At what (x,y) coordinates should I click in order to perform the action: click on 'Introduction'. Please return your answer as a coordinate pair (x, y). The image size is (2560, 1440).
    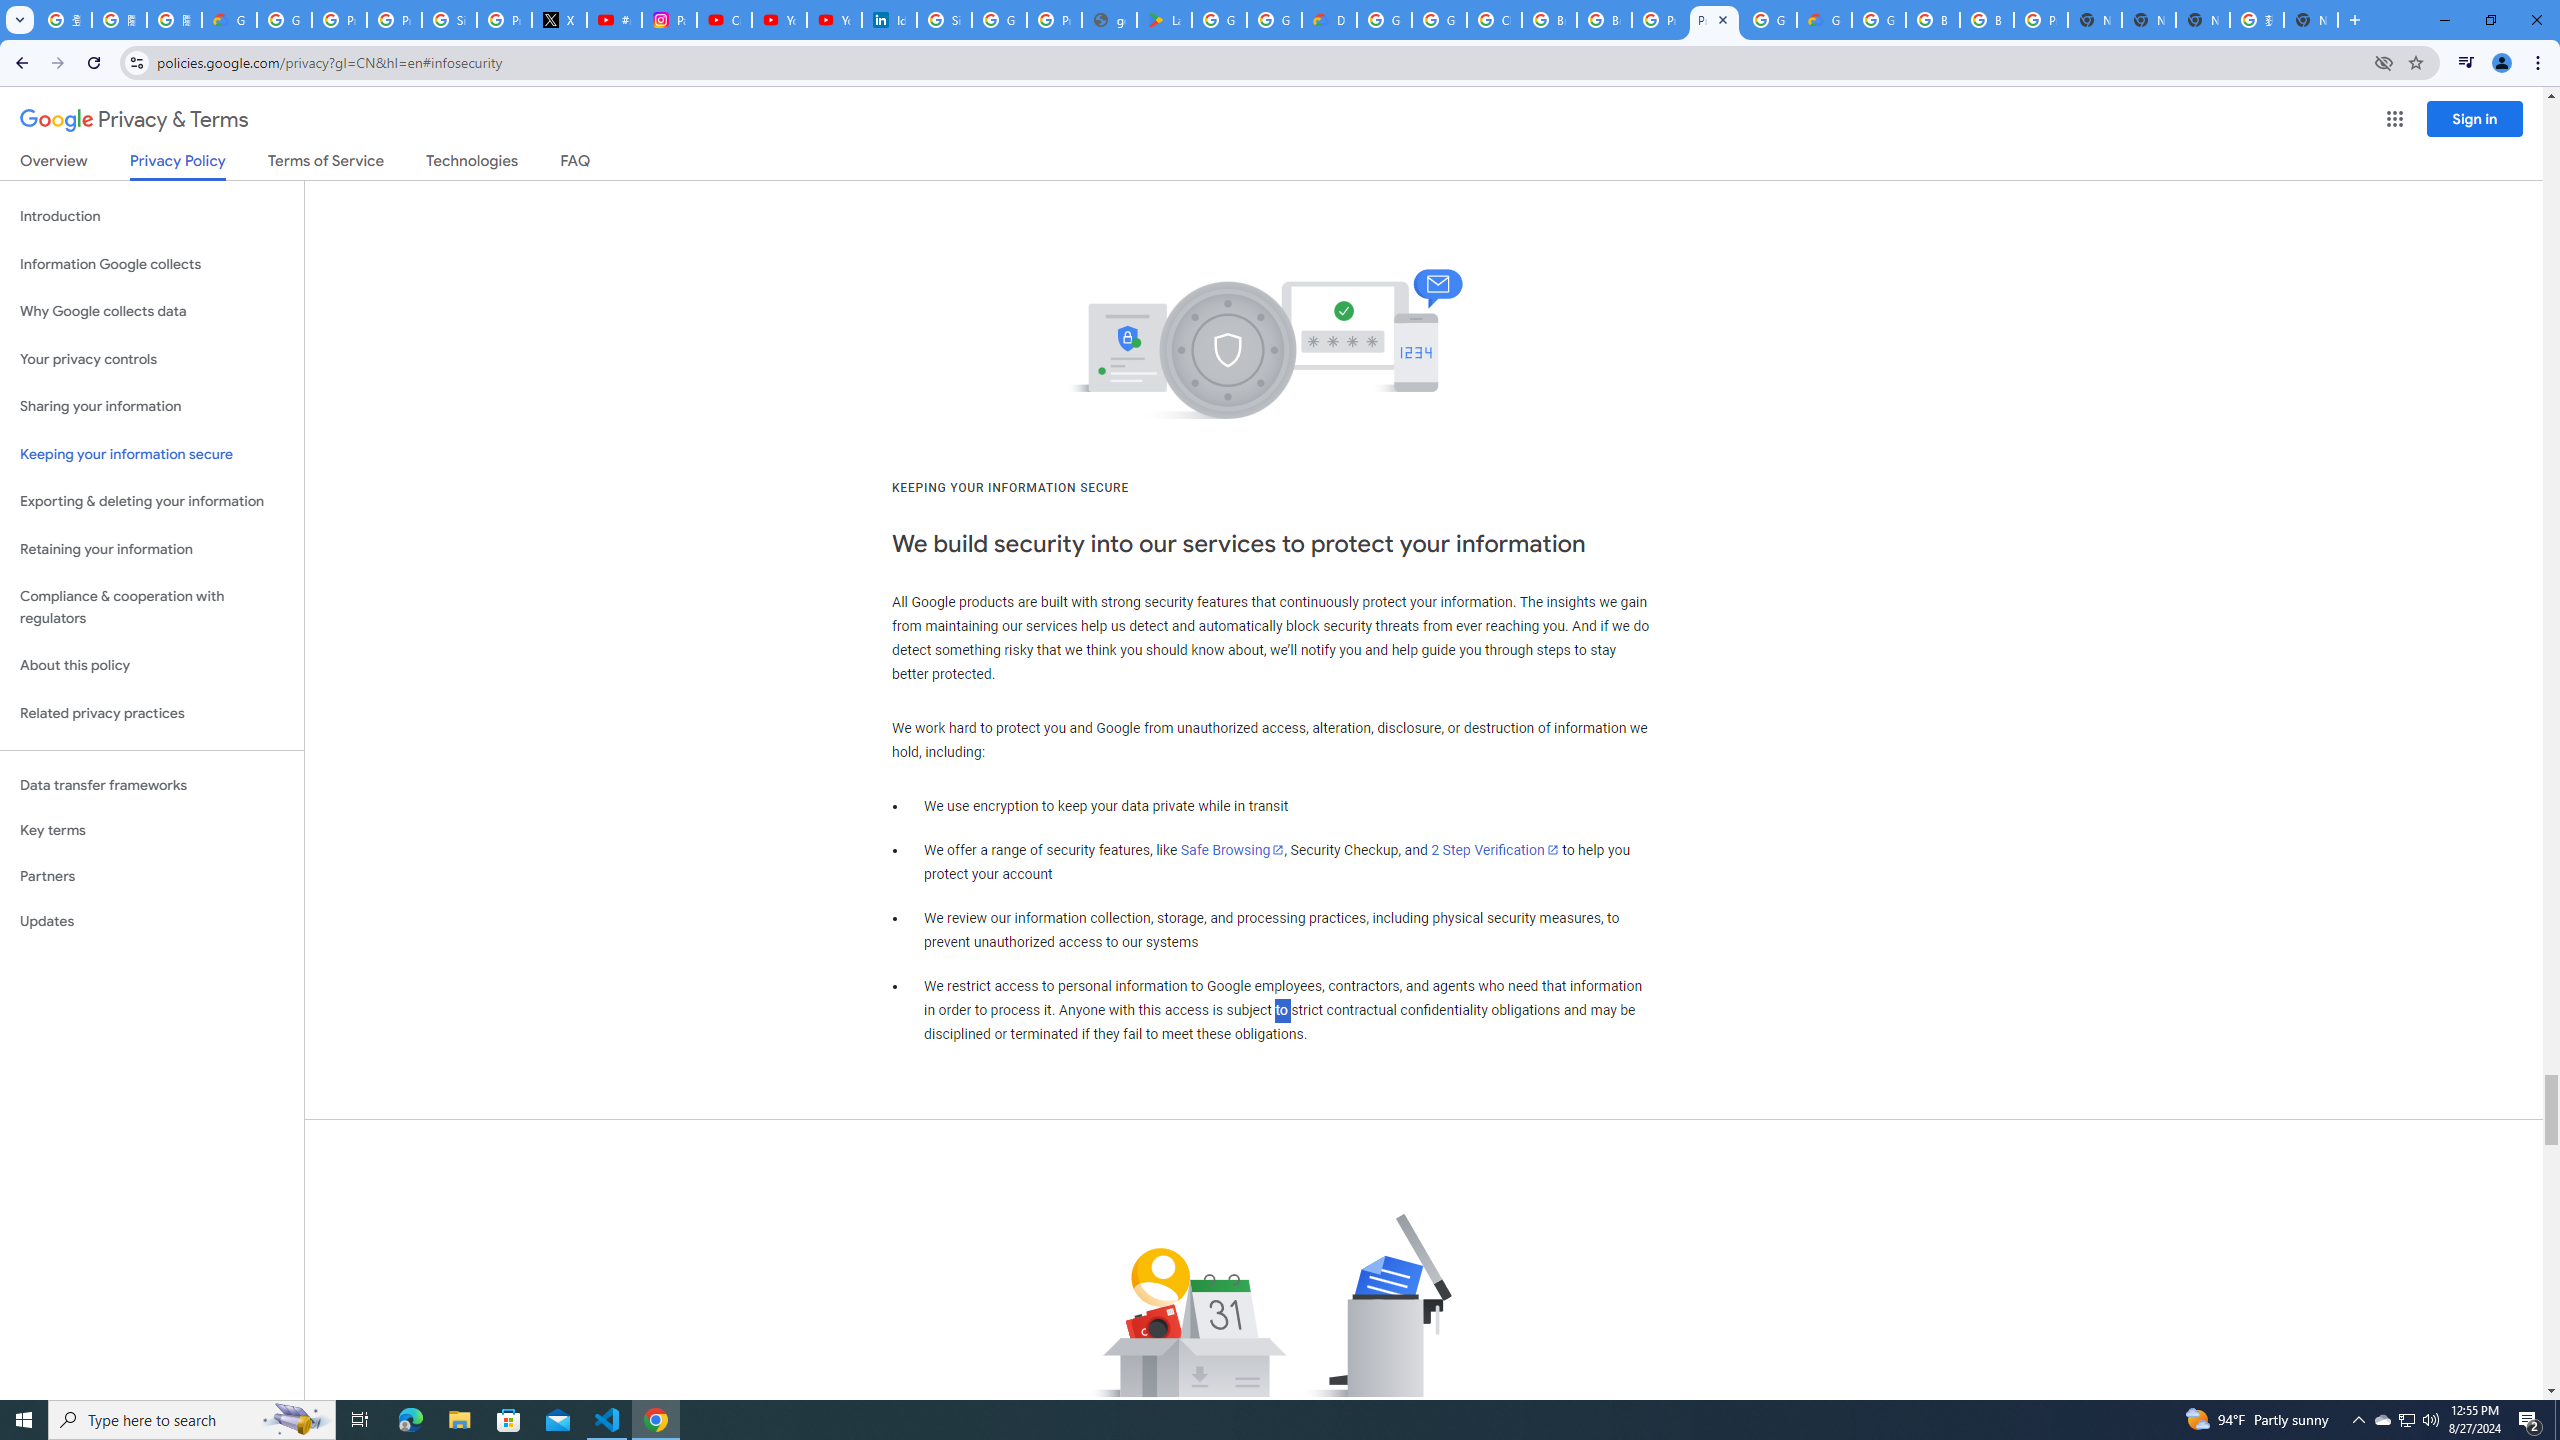
    Looking at the image, I should click on (151, 215).